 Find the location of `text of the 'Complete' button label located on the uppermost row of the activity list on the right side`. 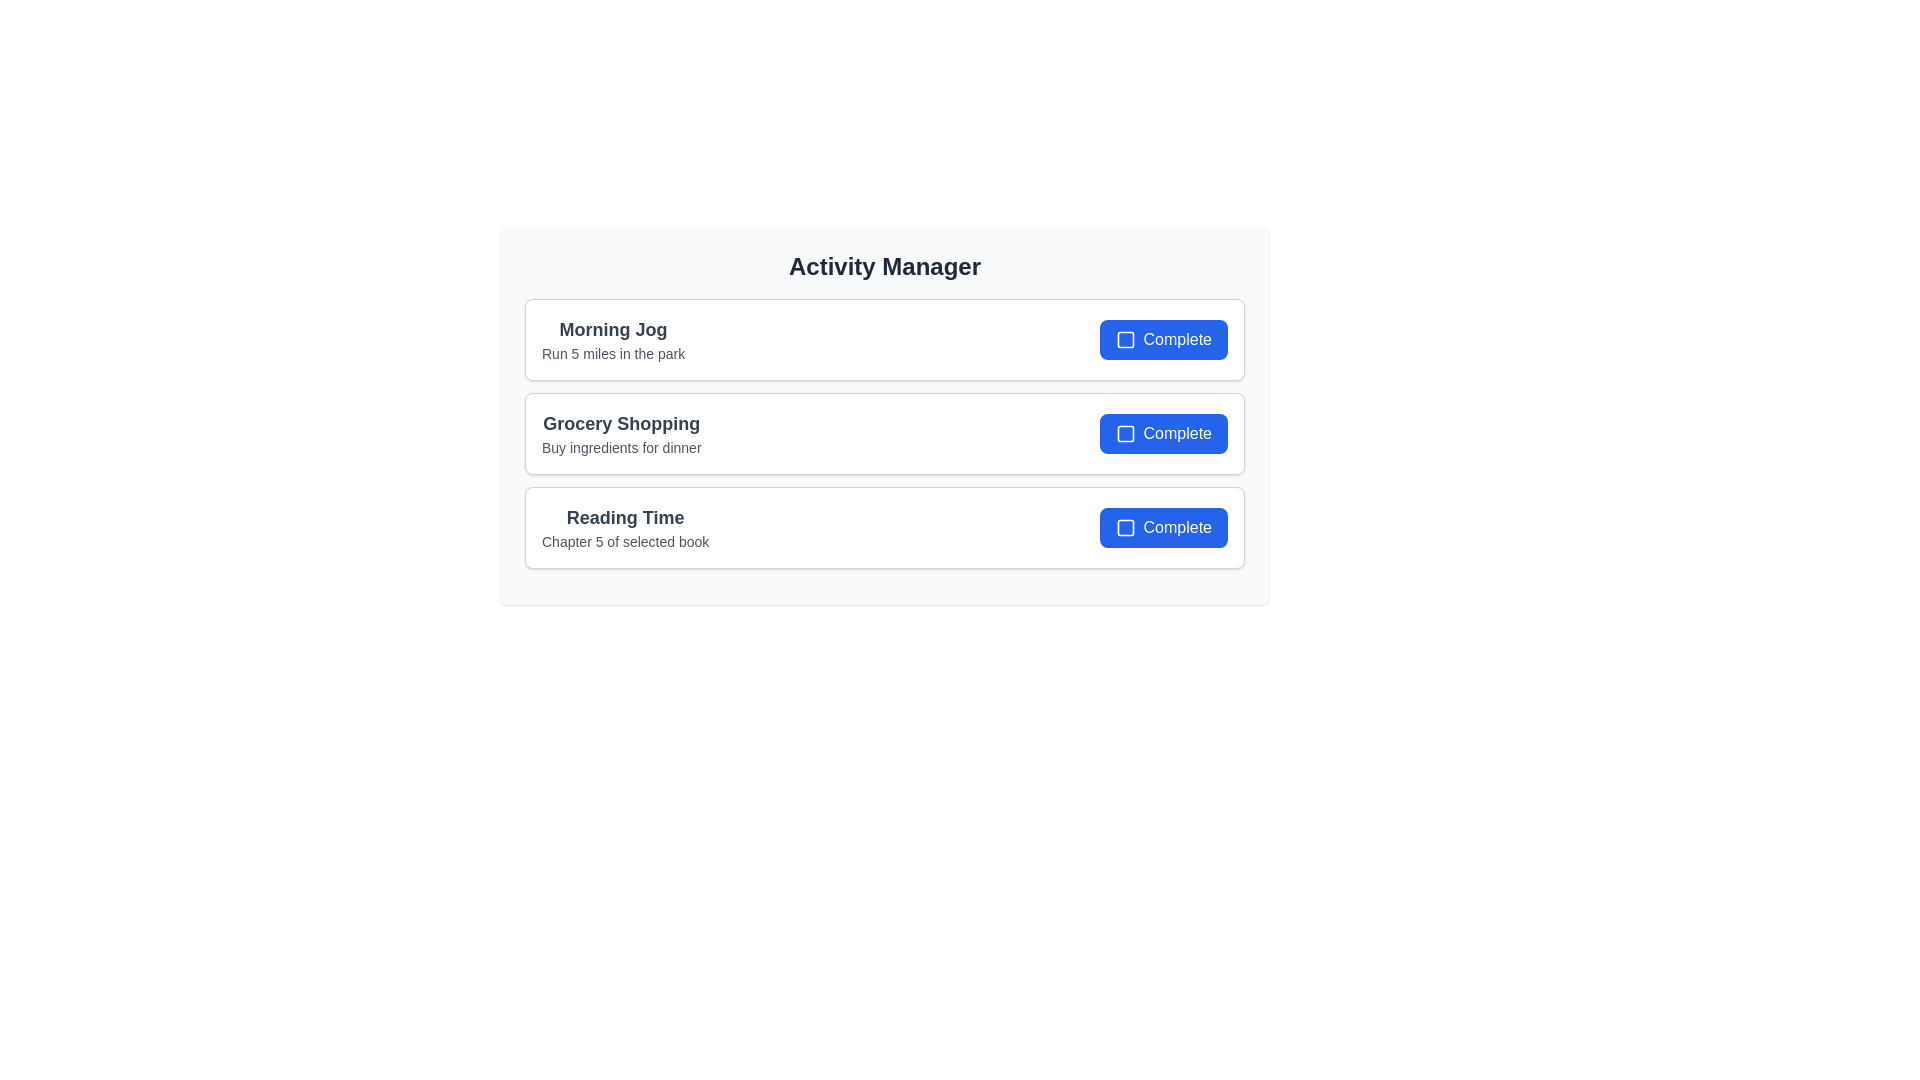

text of the 'Complete' button label located on the uppermost row of the activity list on the right side is located at coordinates (1177, 338).